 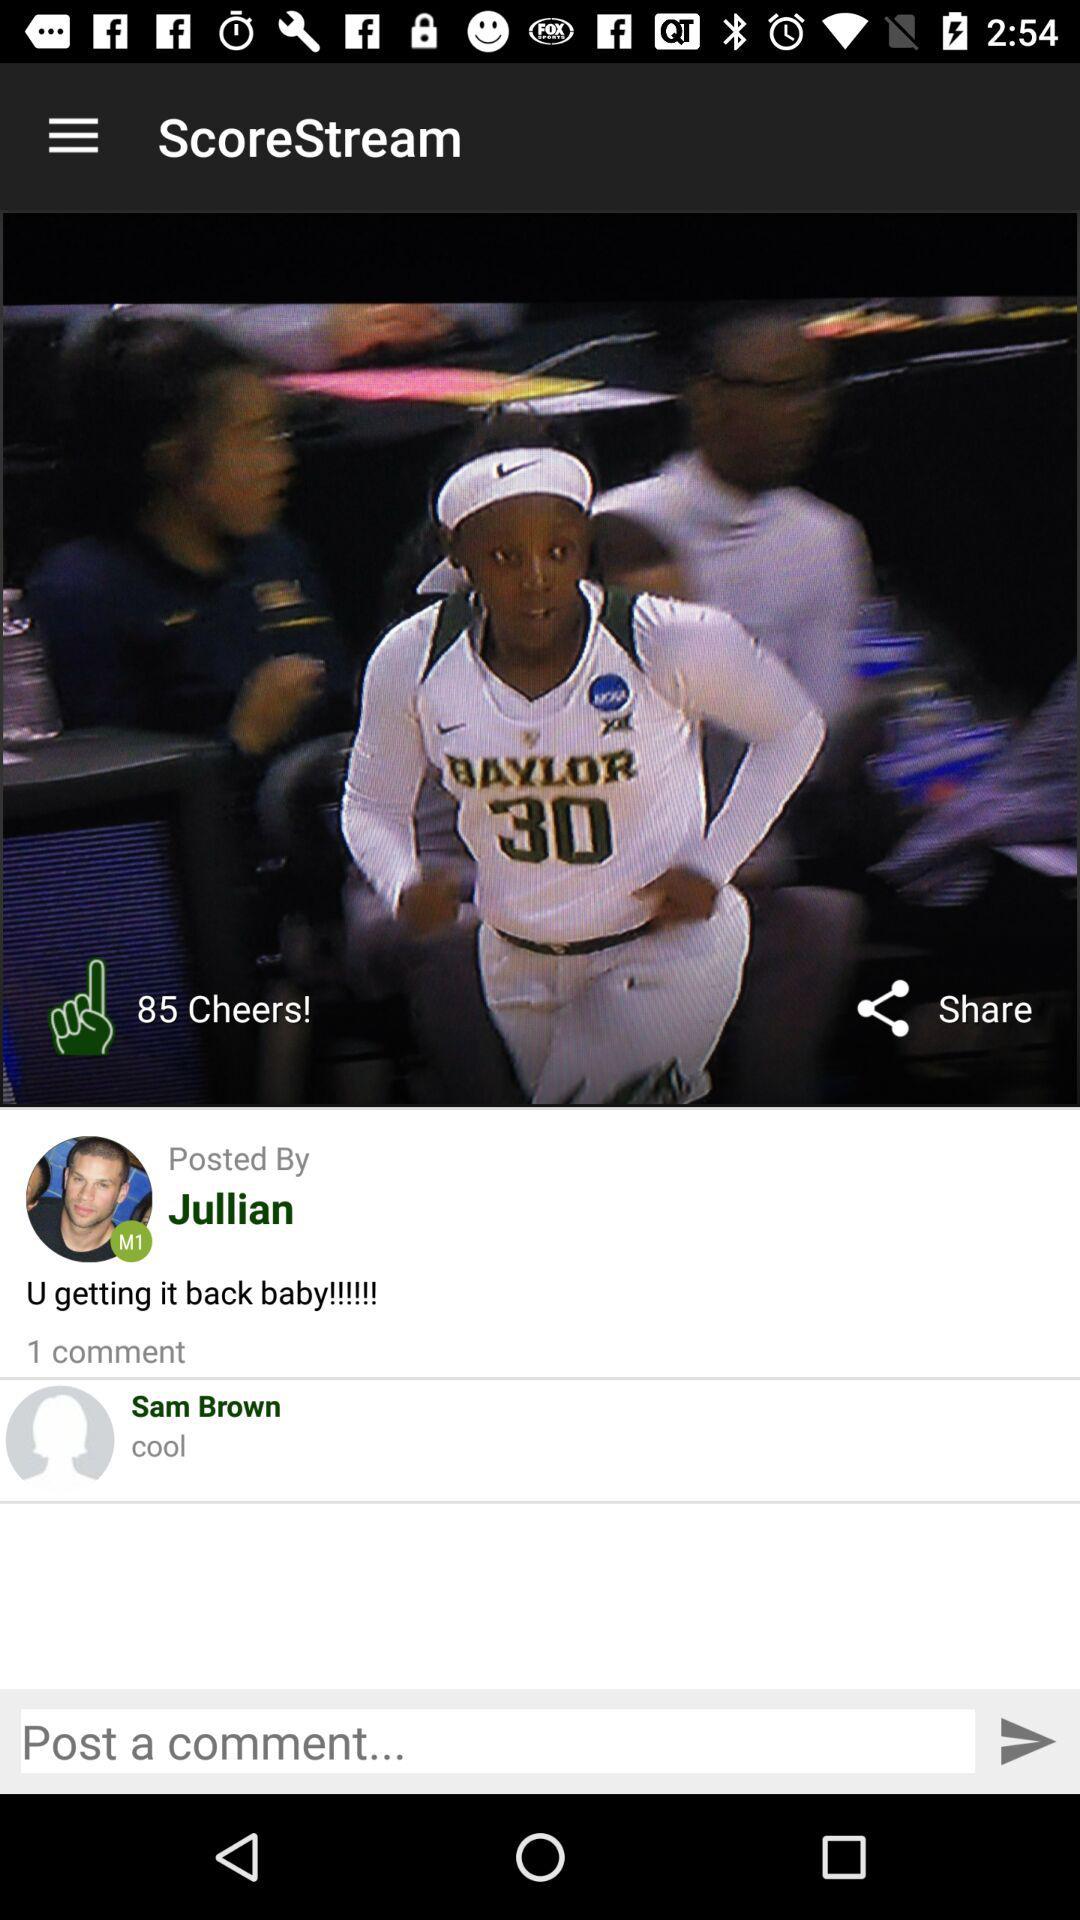 I want to click on the item next to scorestream, so click(x=72, y=135).